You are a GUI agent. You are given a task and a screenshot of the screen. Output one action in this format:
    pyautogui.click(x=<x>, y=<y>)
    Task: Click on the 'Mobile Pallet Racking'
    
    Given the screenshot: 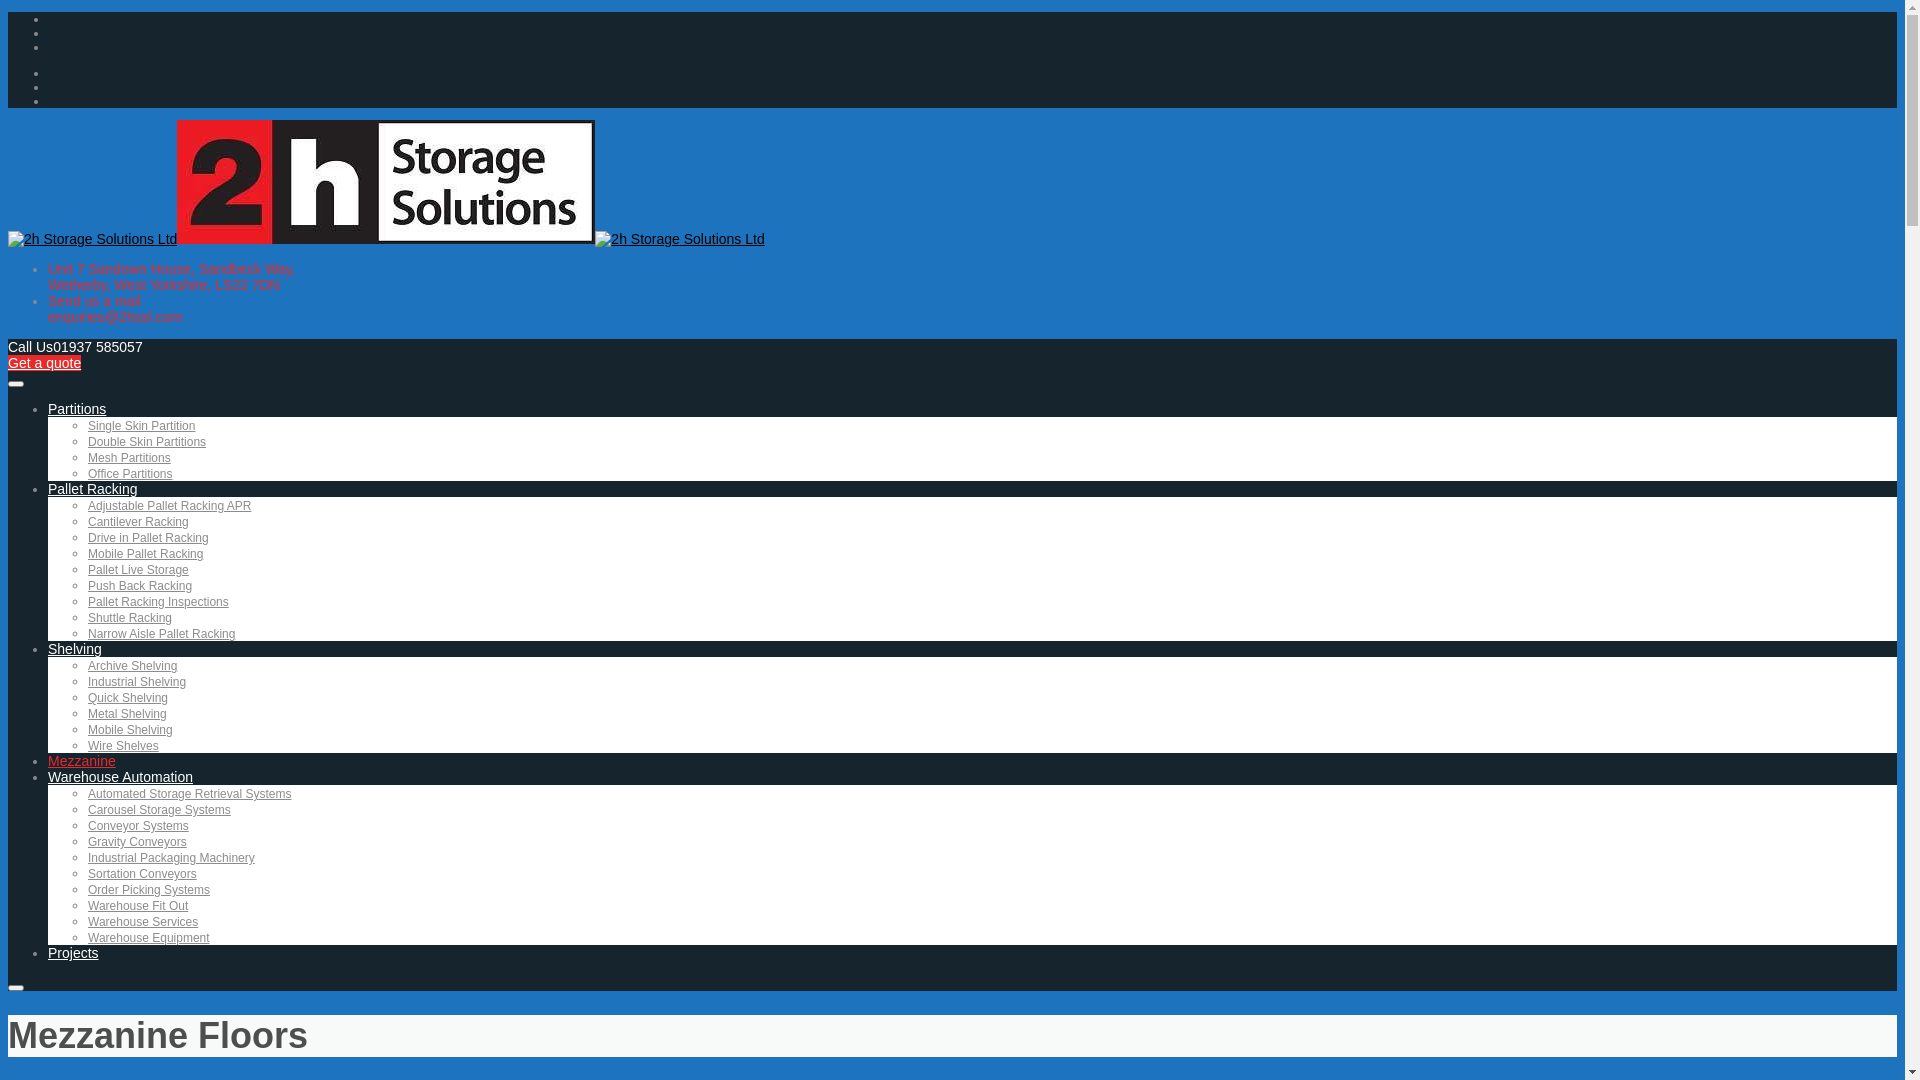 What is the action you would take?
    pyautogui.click(x=144, y=554)
    